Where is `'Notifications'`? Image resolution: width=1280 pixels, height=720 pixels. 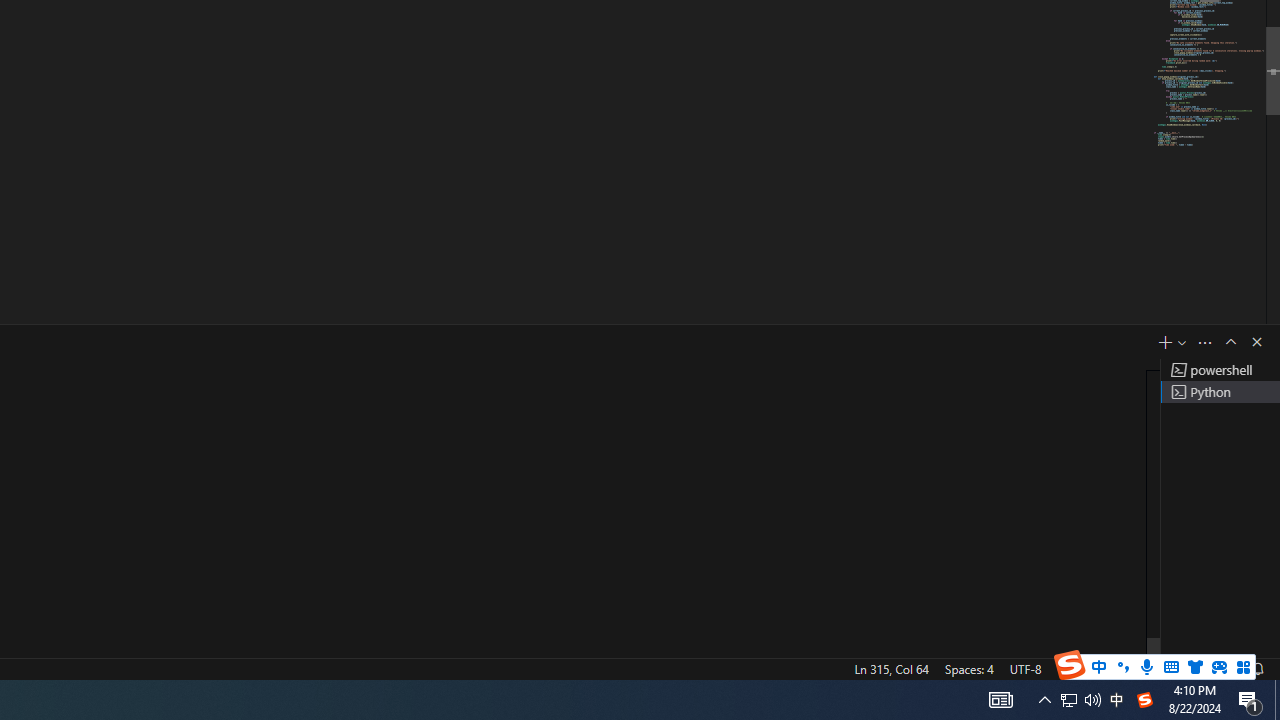 'Notifications' is located at coordinates (1256, 668).